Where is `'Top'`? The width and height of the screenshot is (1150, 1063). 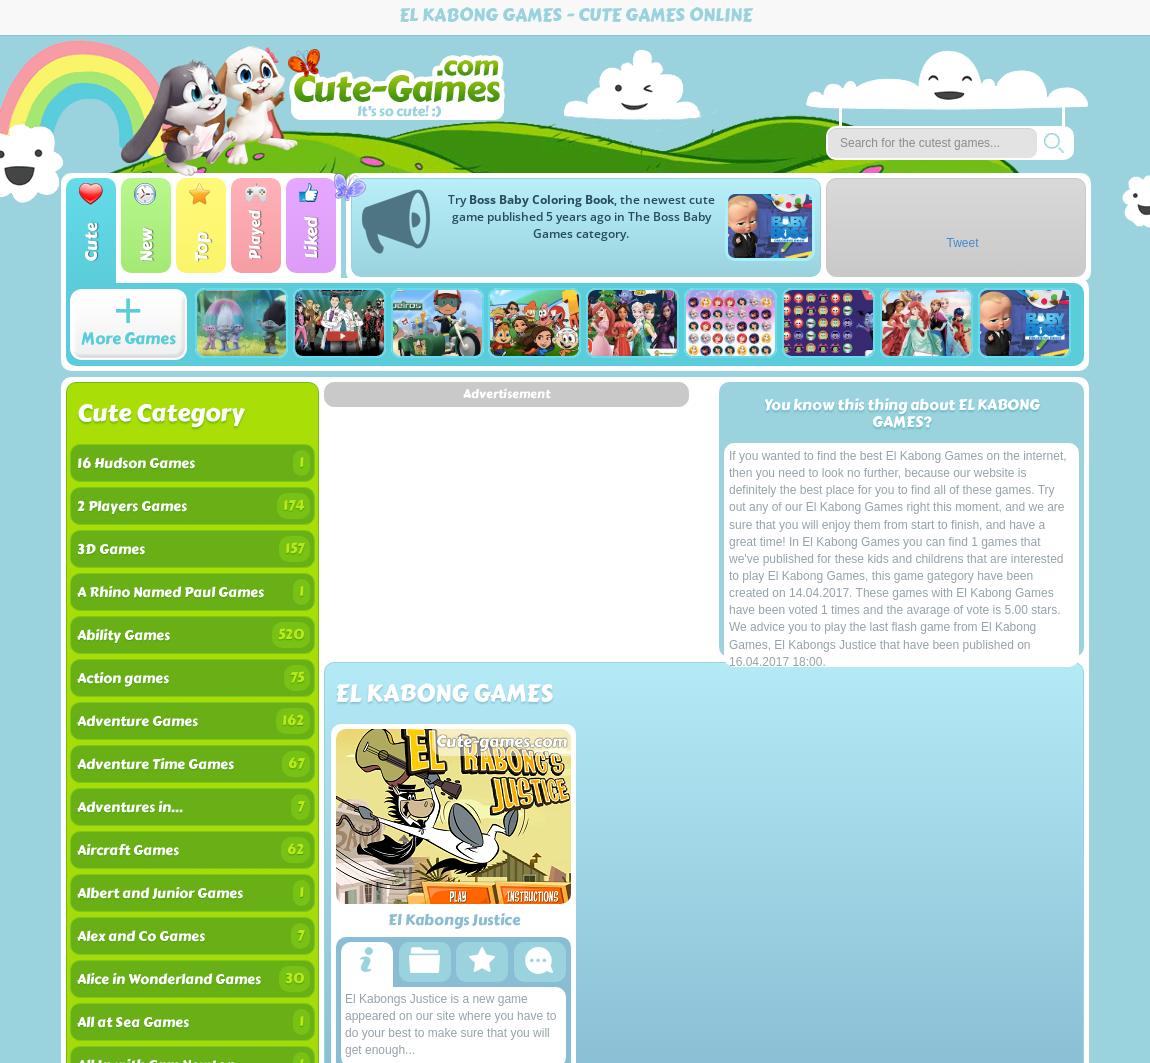
'Top' is located at coordinates (185, 247).